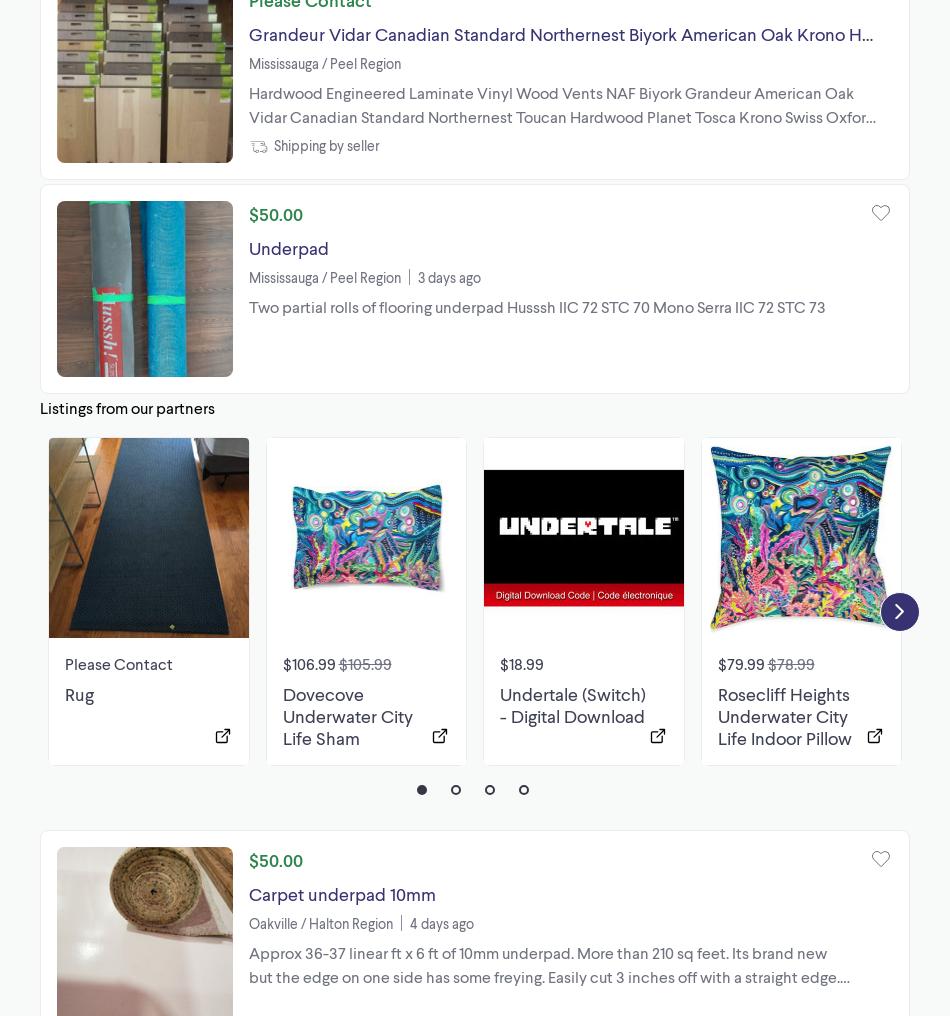 This screenshot has height=1016, width=950. I want to click on '4 days ago', so click(441, 921).